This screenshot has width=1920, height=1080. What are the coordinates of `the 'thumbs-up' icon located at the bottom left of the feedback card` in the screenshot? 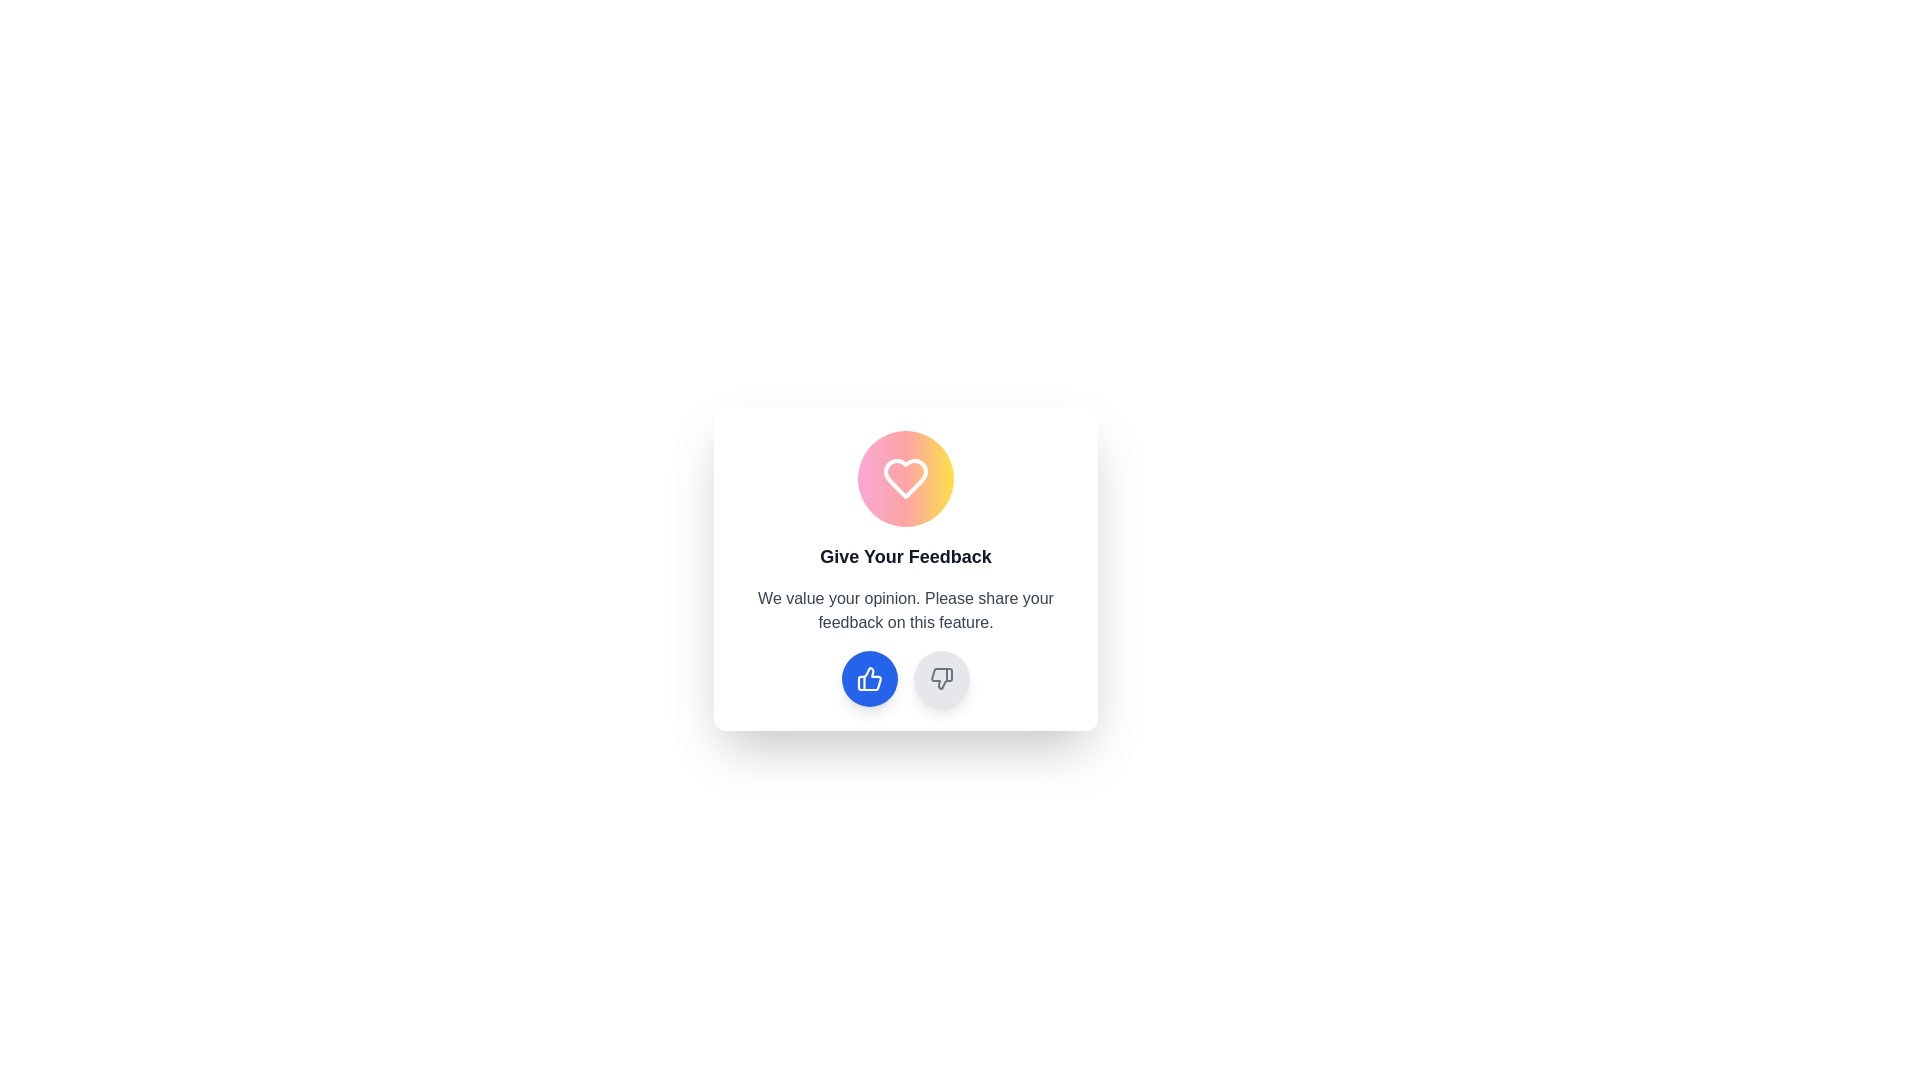 It's located at (869, 677).